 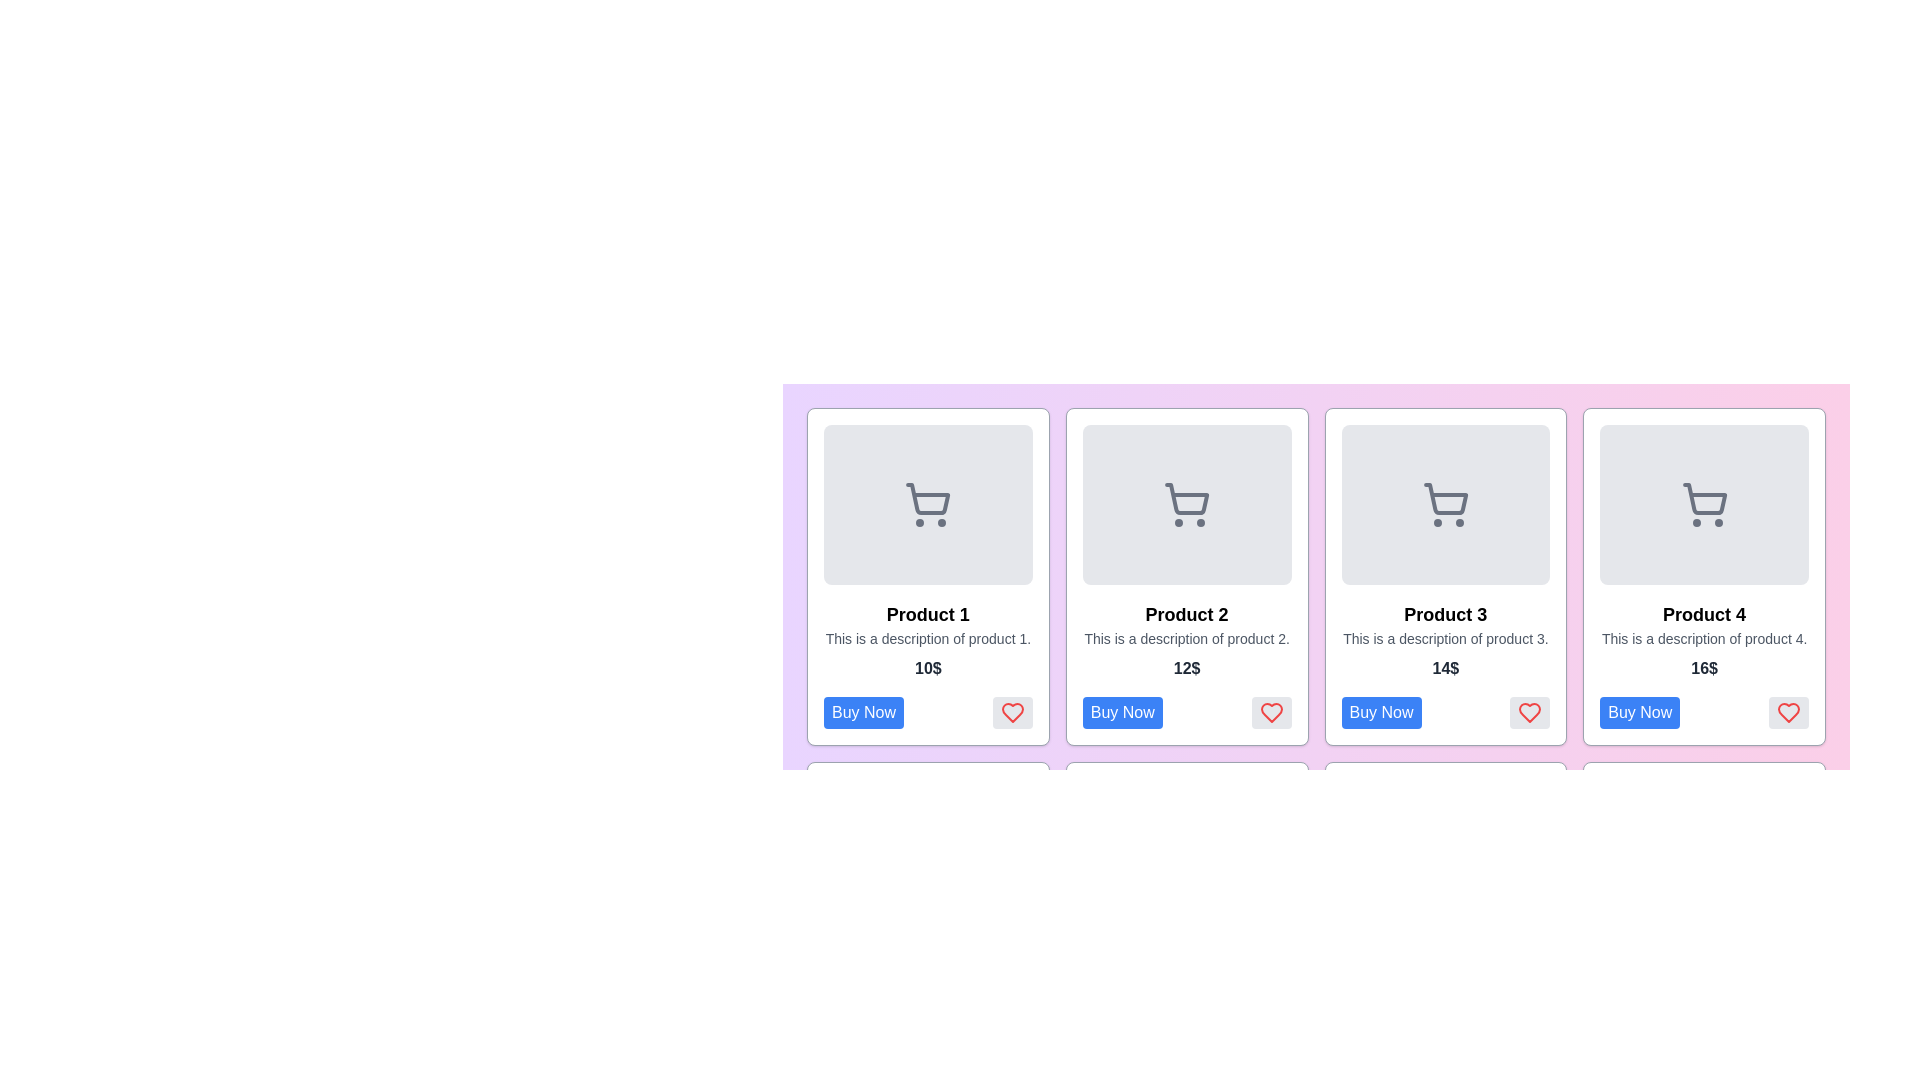 What do you see at coordinates (1703, 504) in the screenshot?
I see `the shopping cart icon located in the card for 'Product 4', which is the fourth card in a sequence of product cards` at bounding box center [1703, 504].